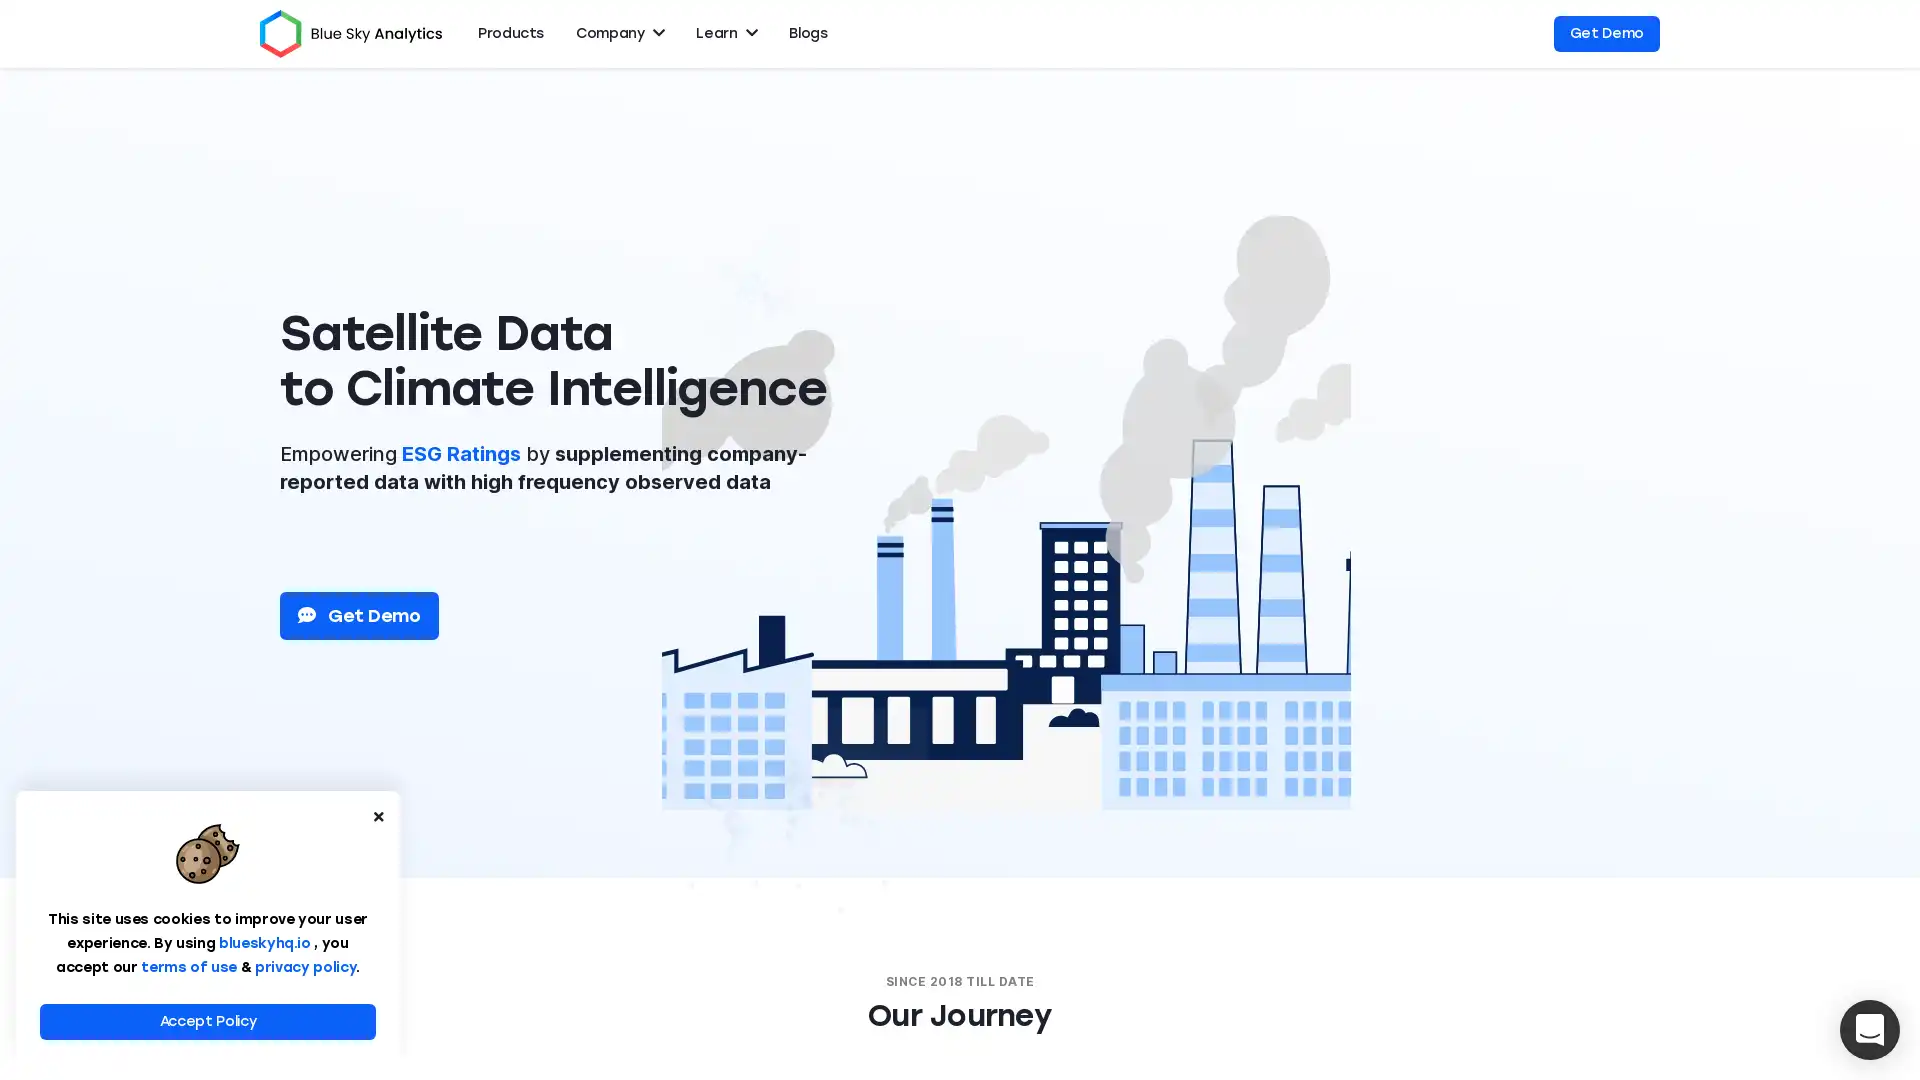 The width and height of the screenshot is (1920, 1080). I want to click on Accept Policy, so click(207, 1022).